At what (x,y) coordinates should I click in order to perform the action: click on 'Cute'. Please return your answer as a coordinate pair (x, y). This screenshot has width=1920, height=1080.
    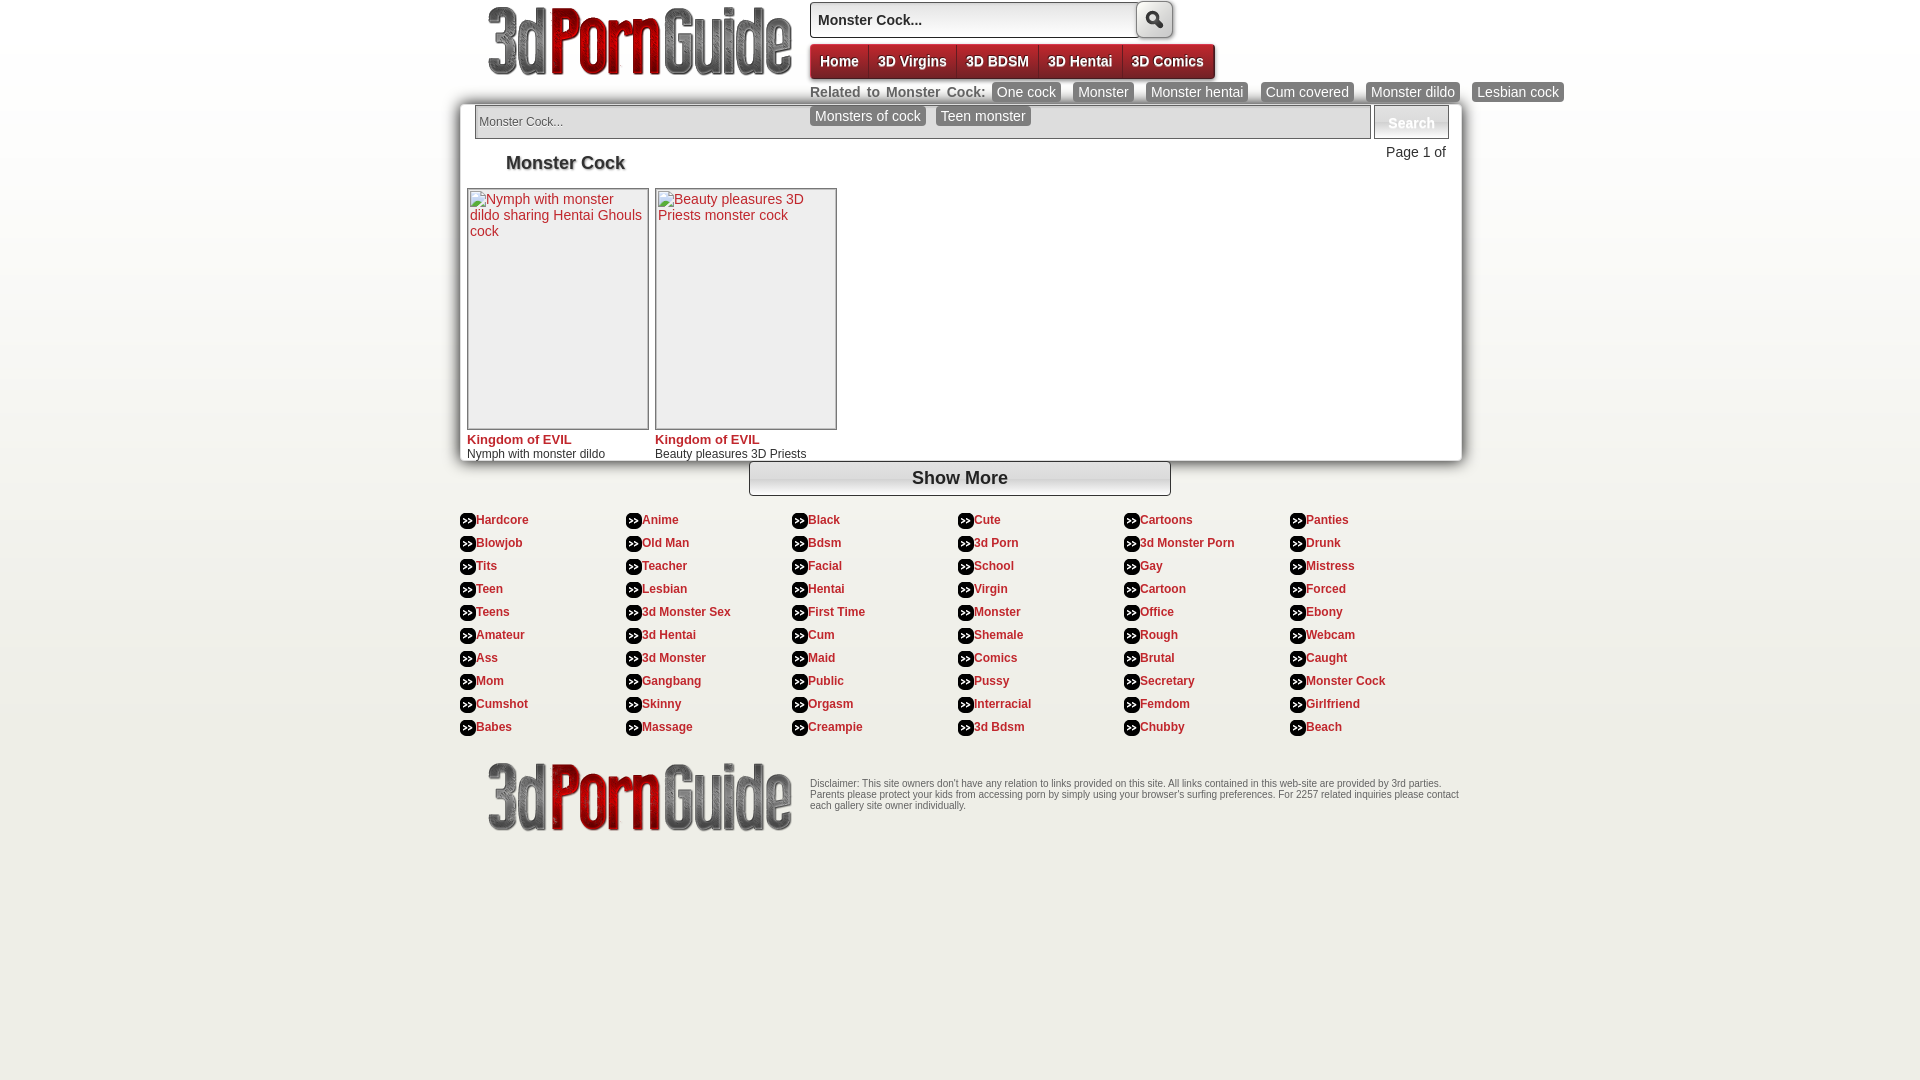
    Looking at the image, I should click on (974, 519).